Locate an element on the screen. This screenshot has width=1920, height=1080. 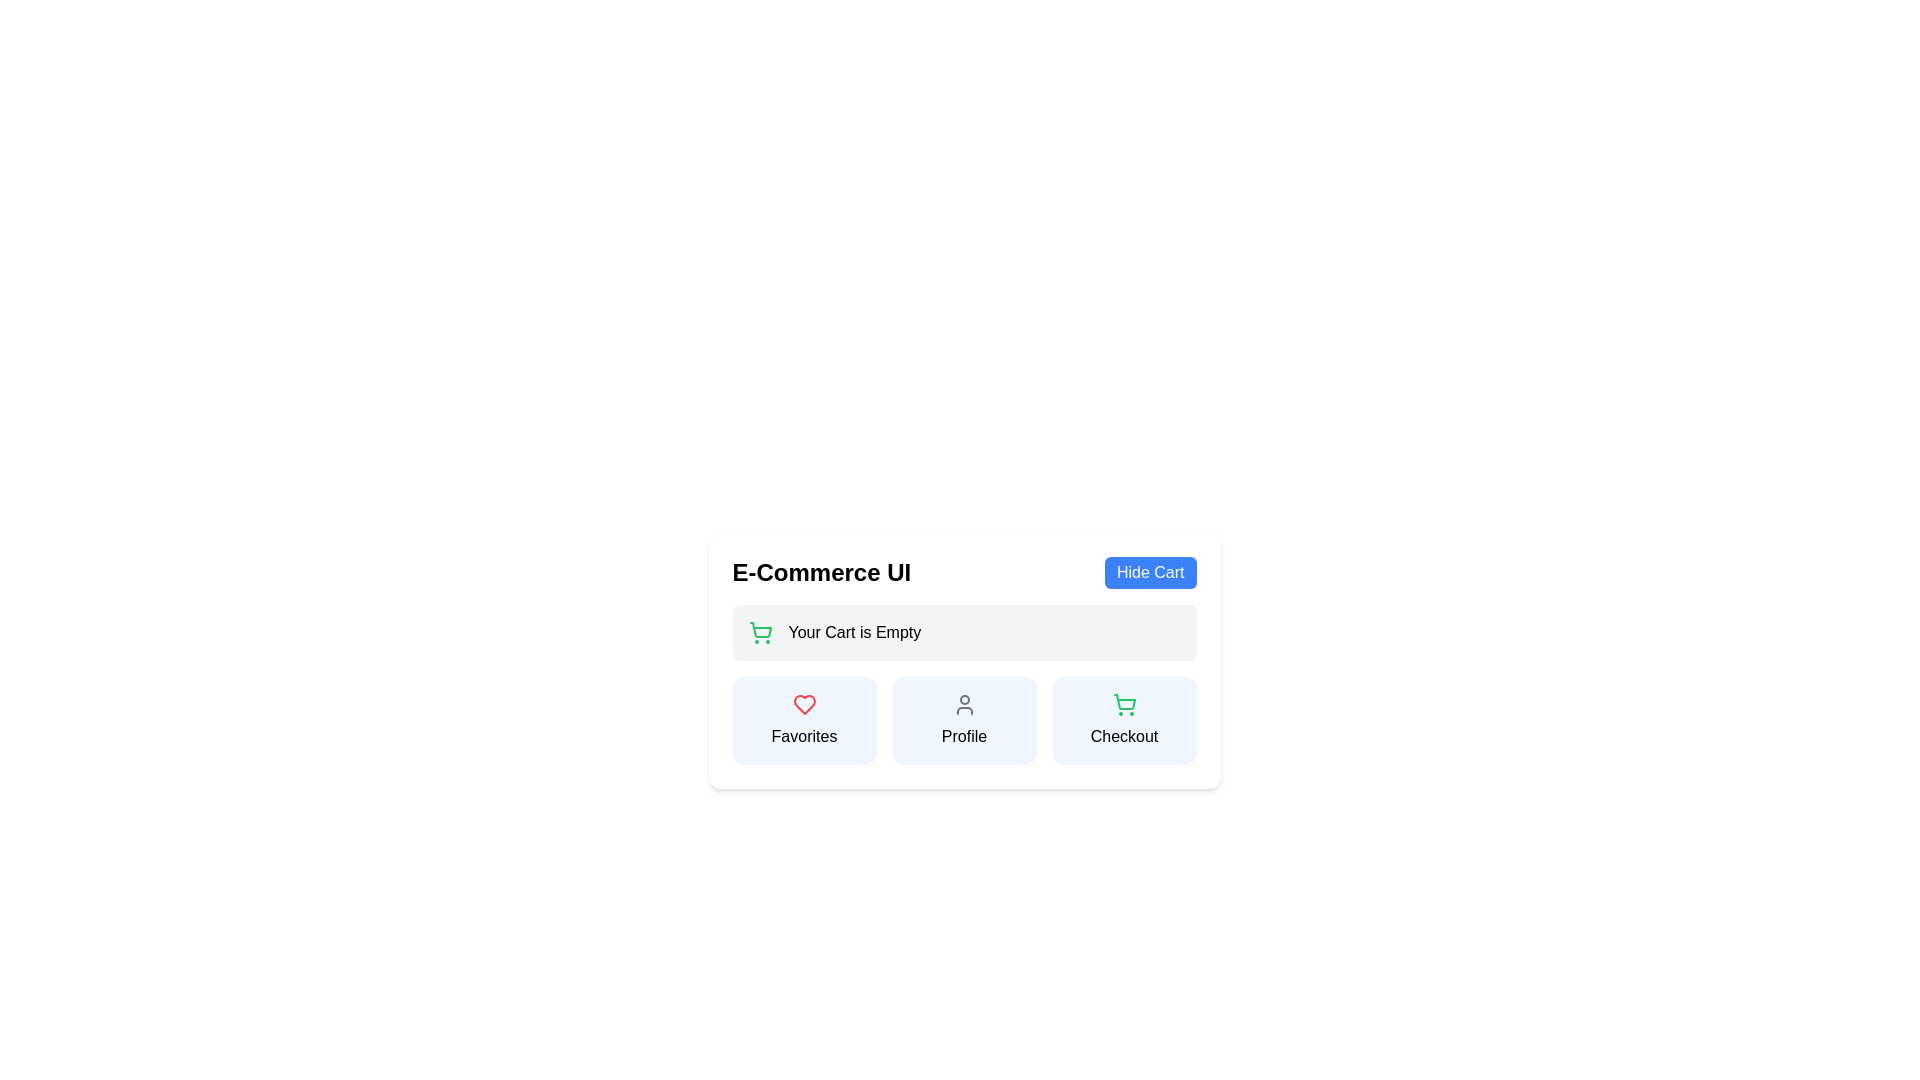
the leftmost button in a grid layout that navigates to the 'Favorites' page or section is located at coordinates (804, 721).